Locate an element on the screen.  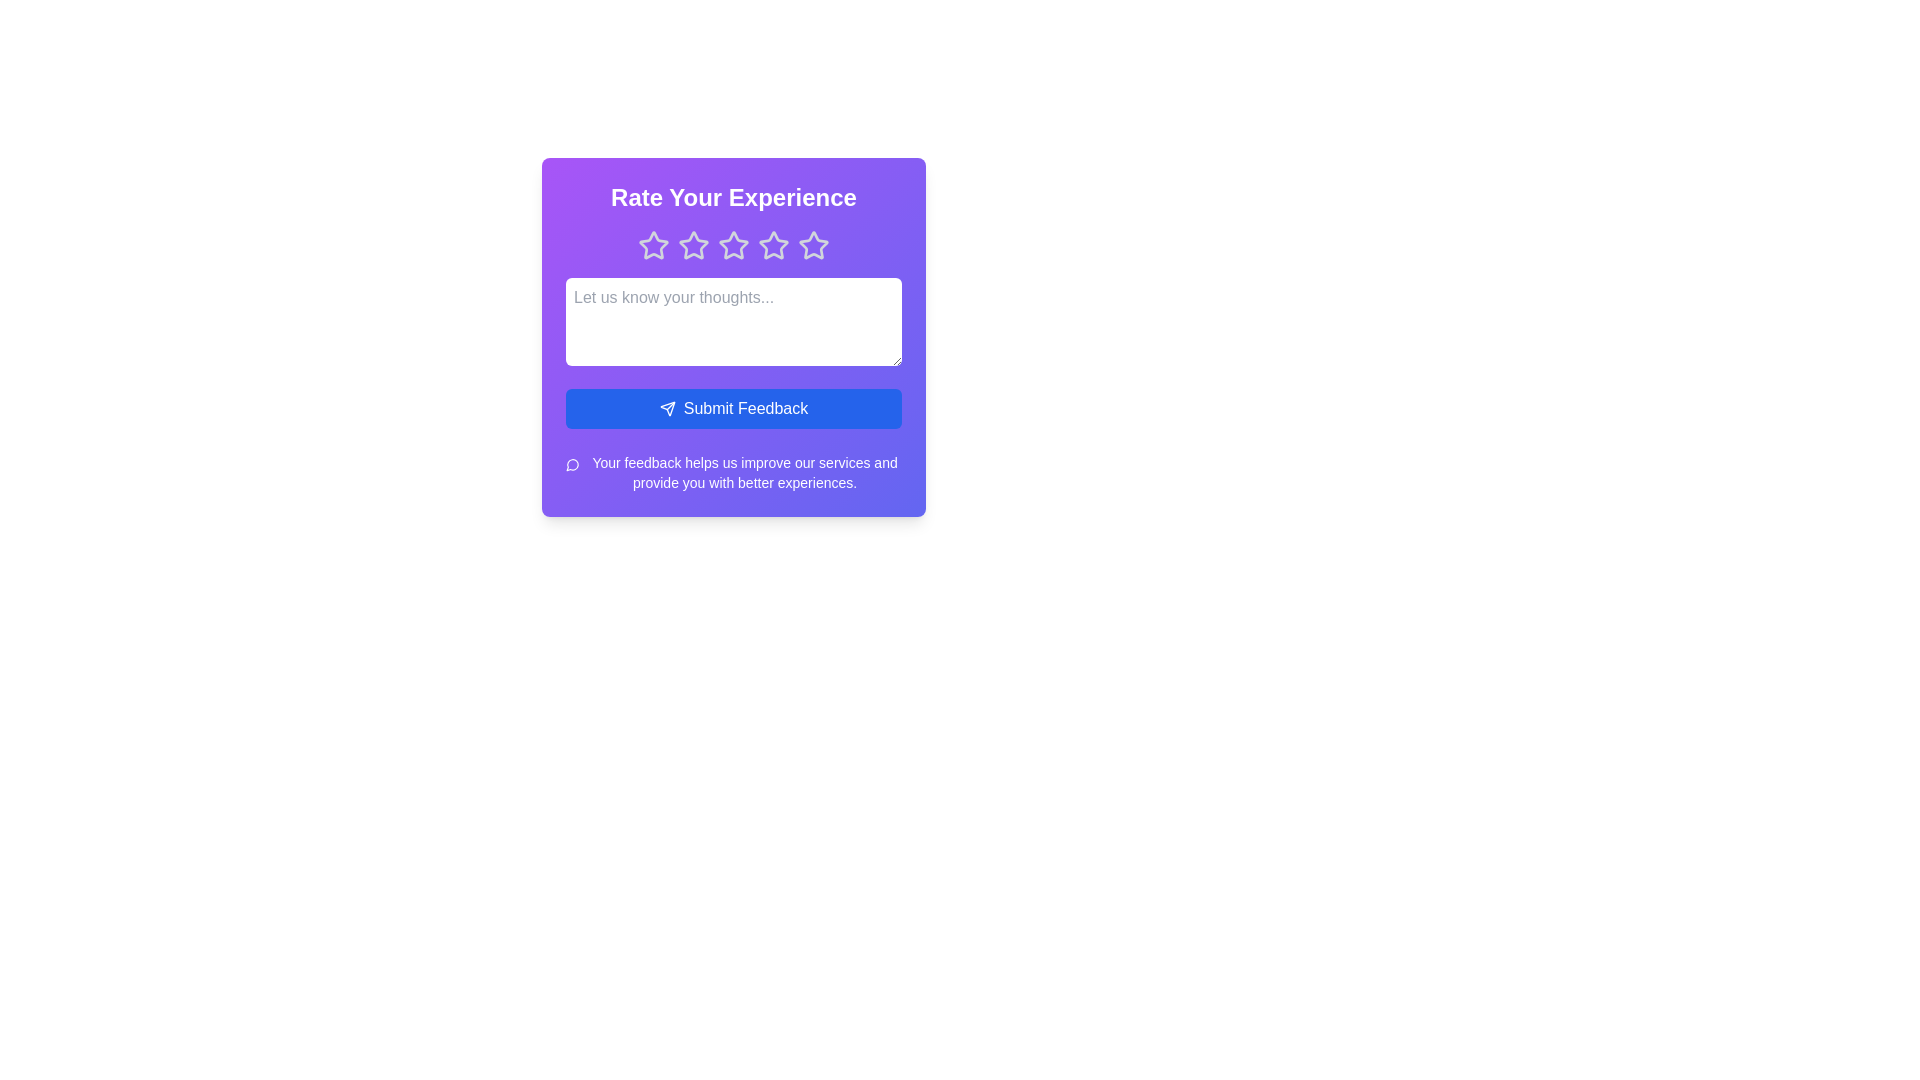
the arrow-like icon used for sending or submitting actions, located inside the 'Submit Feedback' button at the center bottom of the interface is located at coordinates (667, 407).